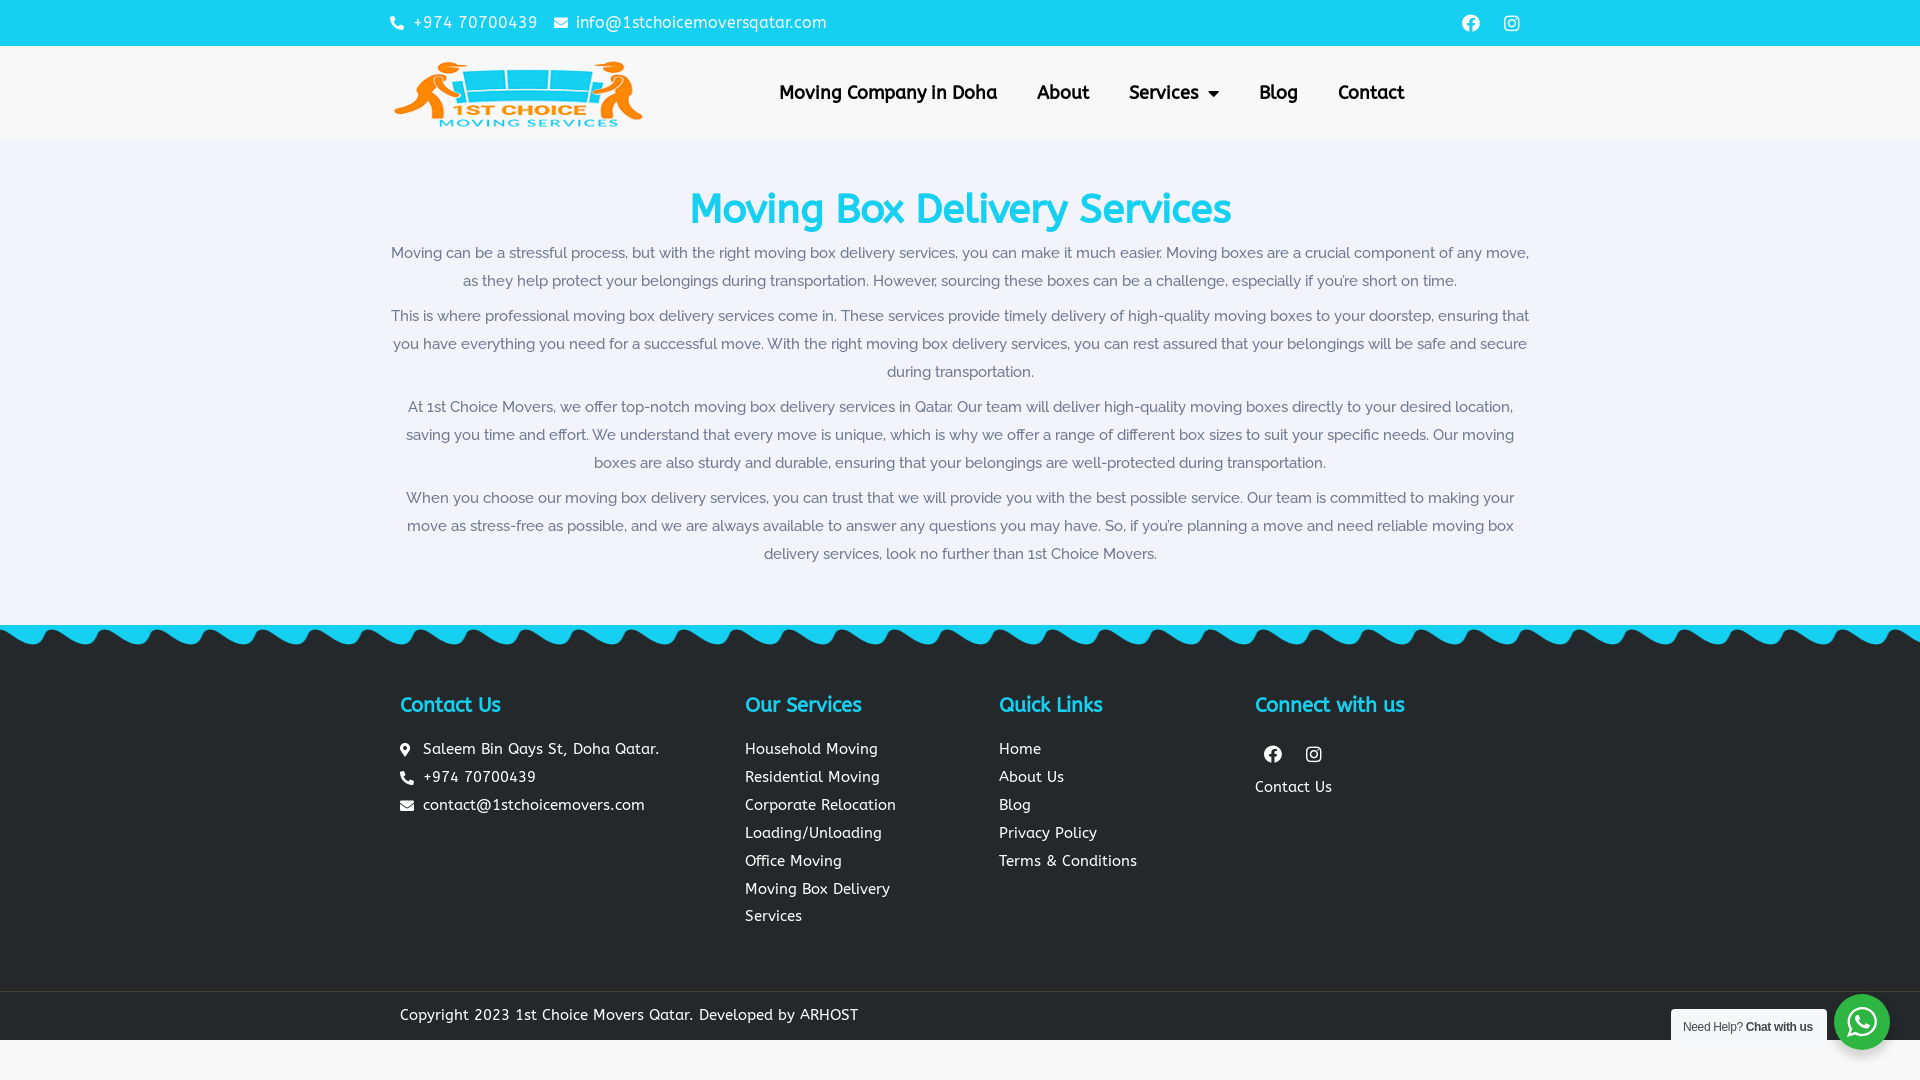 The image size is (1920, 1080). What do you see at coordinates (1107, 92) in the screenshot?
I see `'Services'` at bounding box center [1107, 92].